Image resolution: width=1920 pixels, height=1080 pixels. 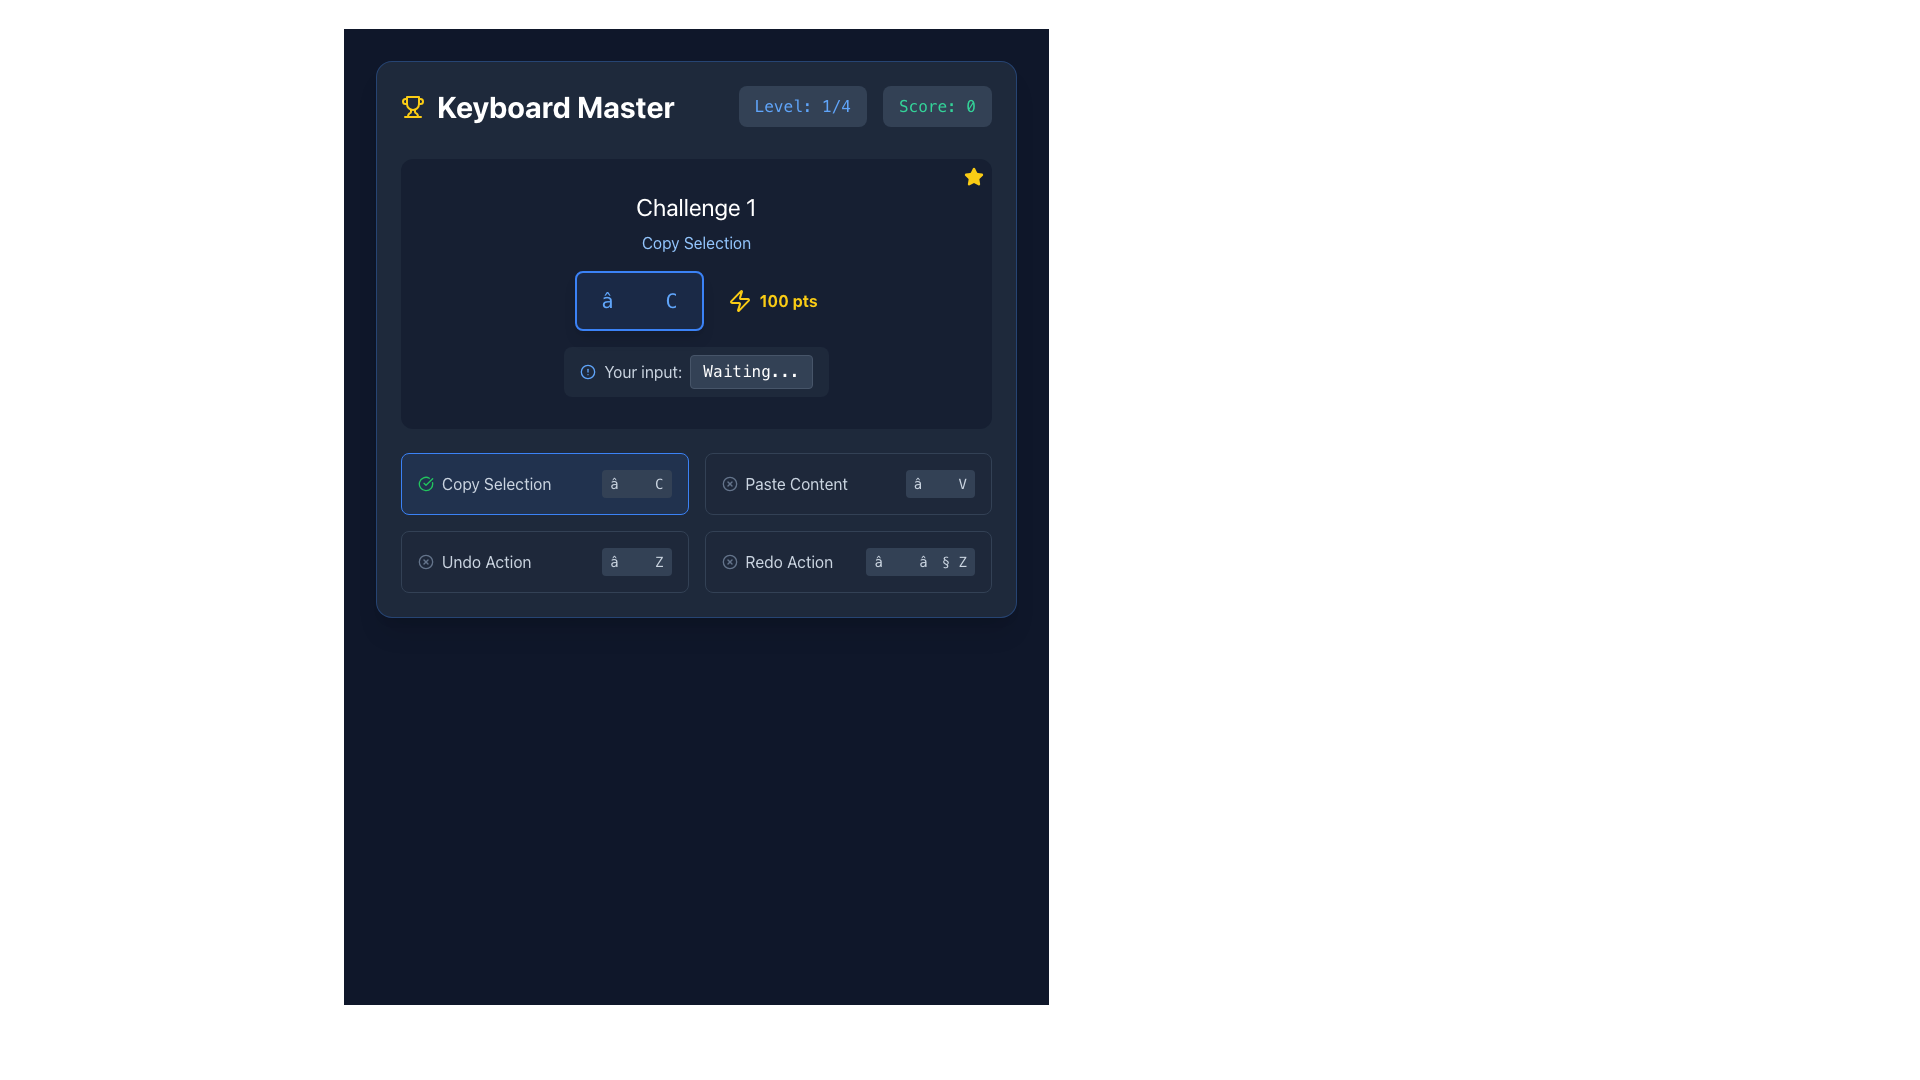 I want to click on the 'Undo Action' text label, which is located in the second row of options below 'Copy Selection' and to the left of 'Redo Action.', so click(x=486, y=562).